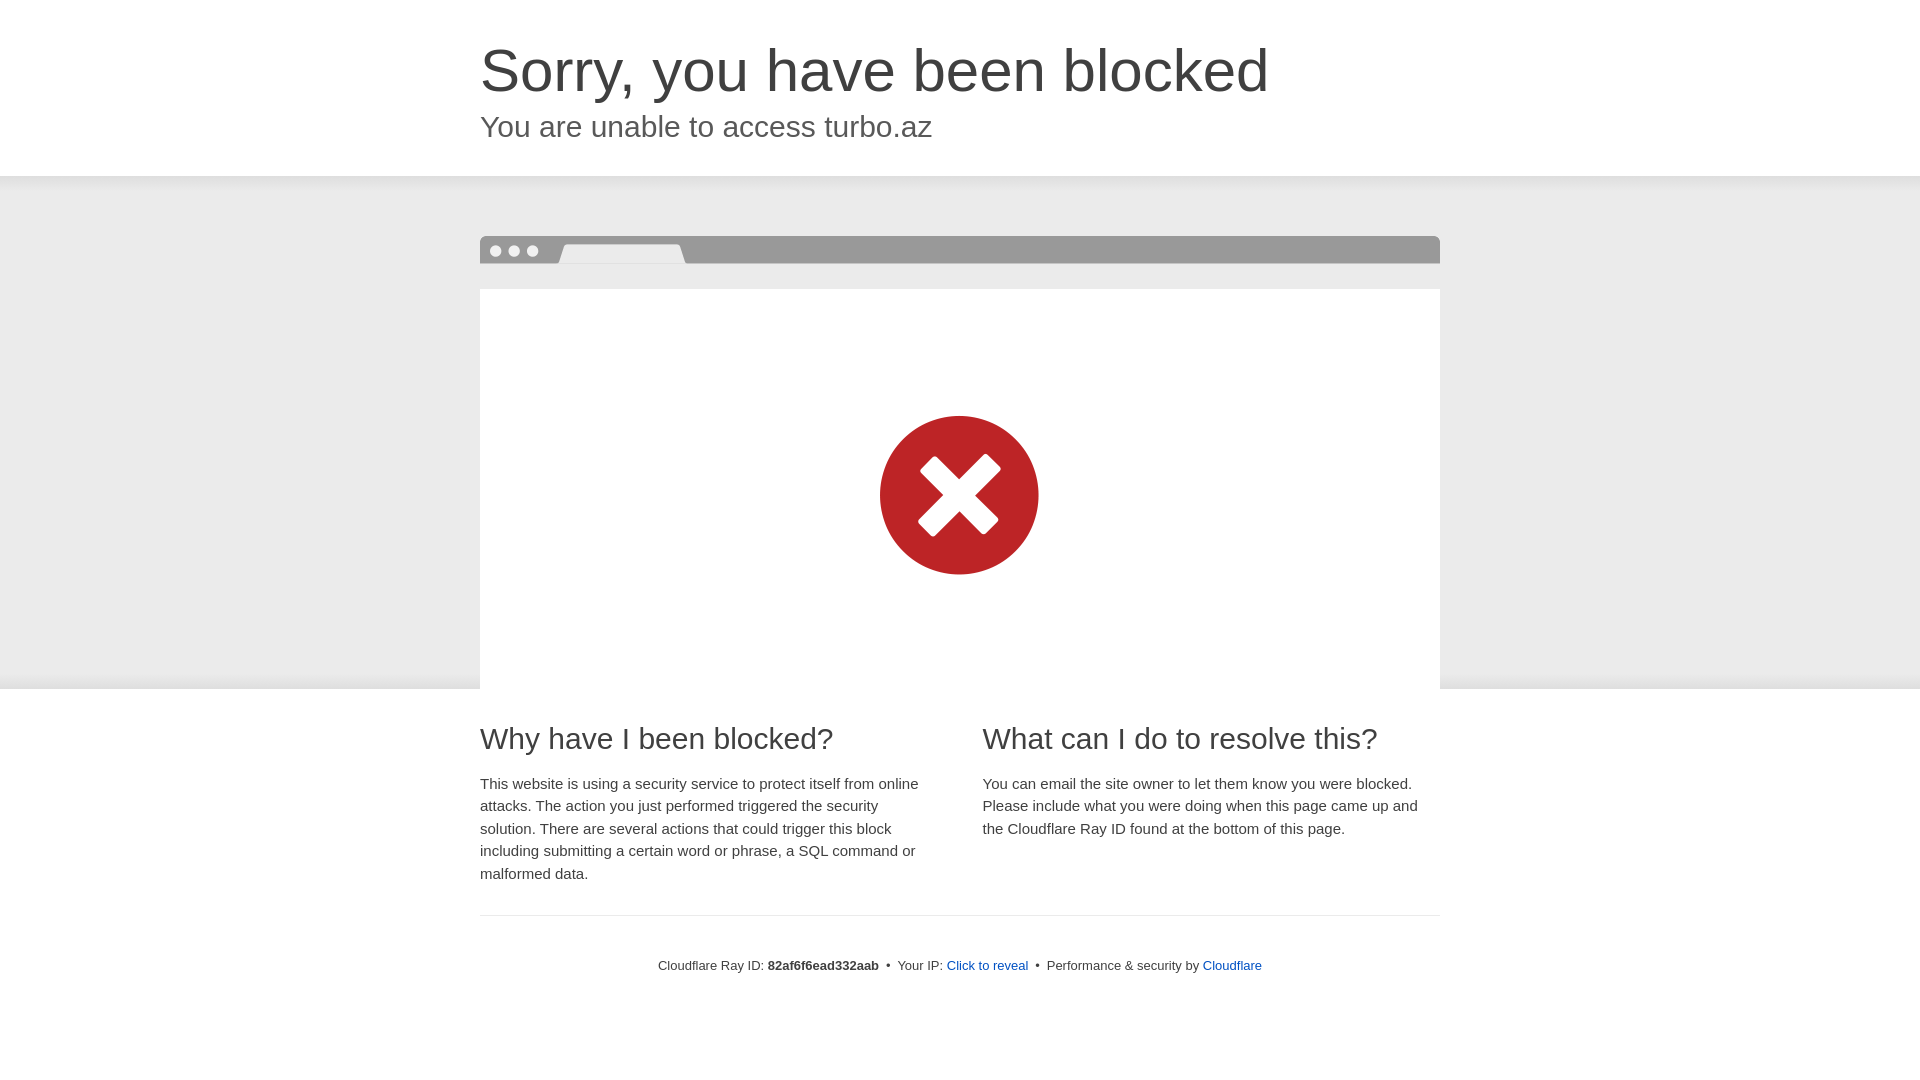  Describe the element at coordinates (1231, 964) in the screenshot. I see `'Cloudflare'` at that location.